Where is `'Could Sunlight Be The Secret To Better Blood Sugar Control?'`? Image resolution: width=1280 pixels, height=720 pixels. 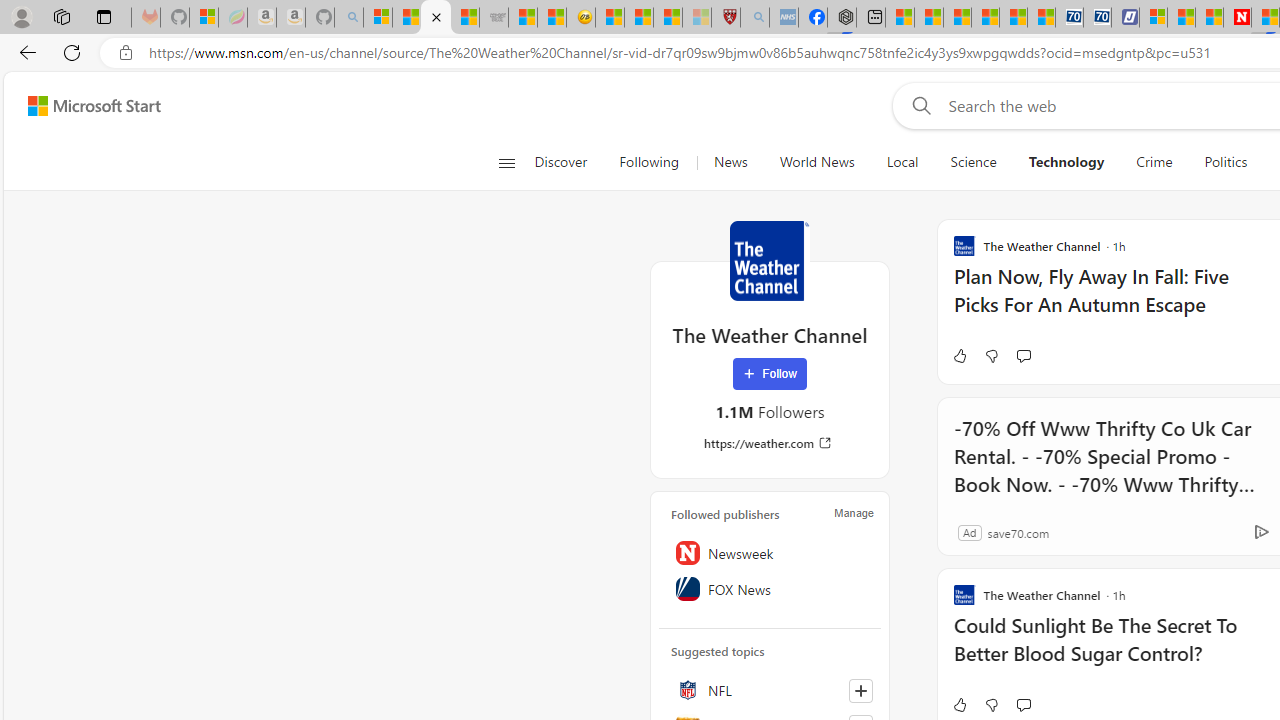
'Could Sunlight Be The Secret To Better Blood Sugar Control?' is located at coordinates (1114, 650).